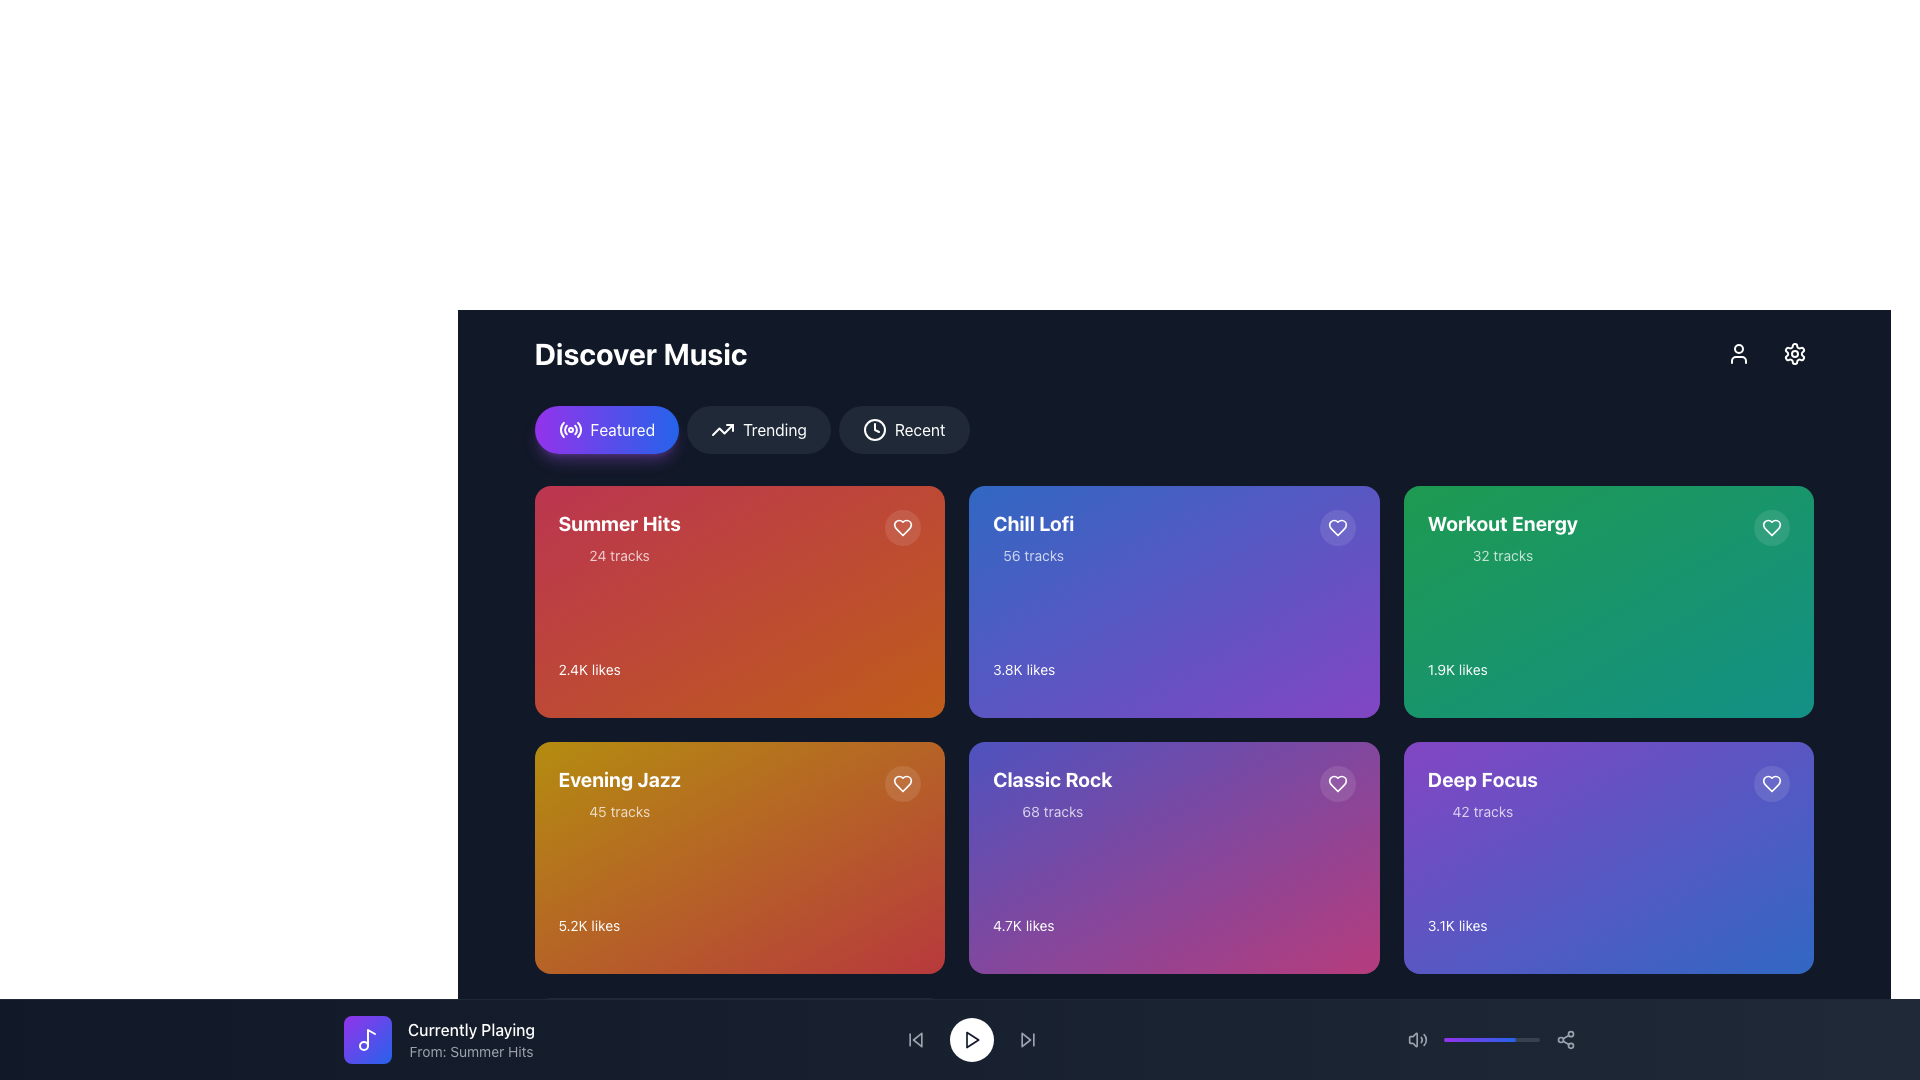  Describe the element at coordinates (1482, 812) in the screenshot. I see `the text label that reads '42 tracks', which is located within the purple card titled 'Deep Focus' in the bottom-left section of the card` at that location.